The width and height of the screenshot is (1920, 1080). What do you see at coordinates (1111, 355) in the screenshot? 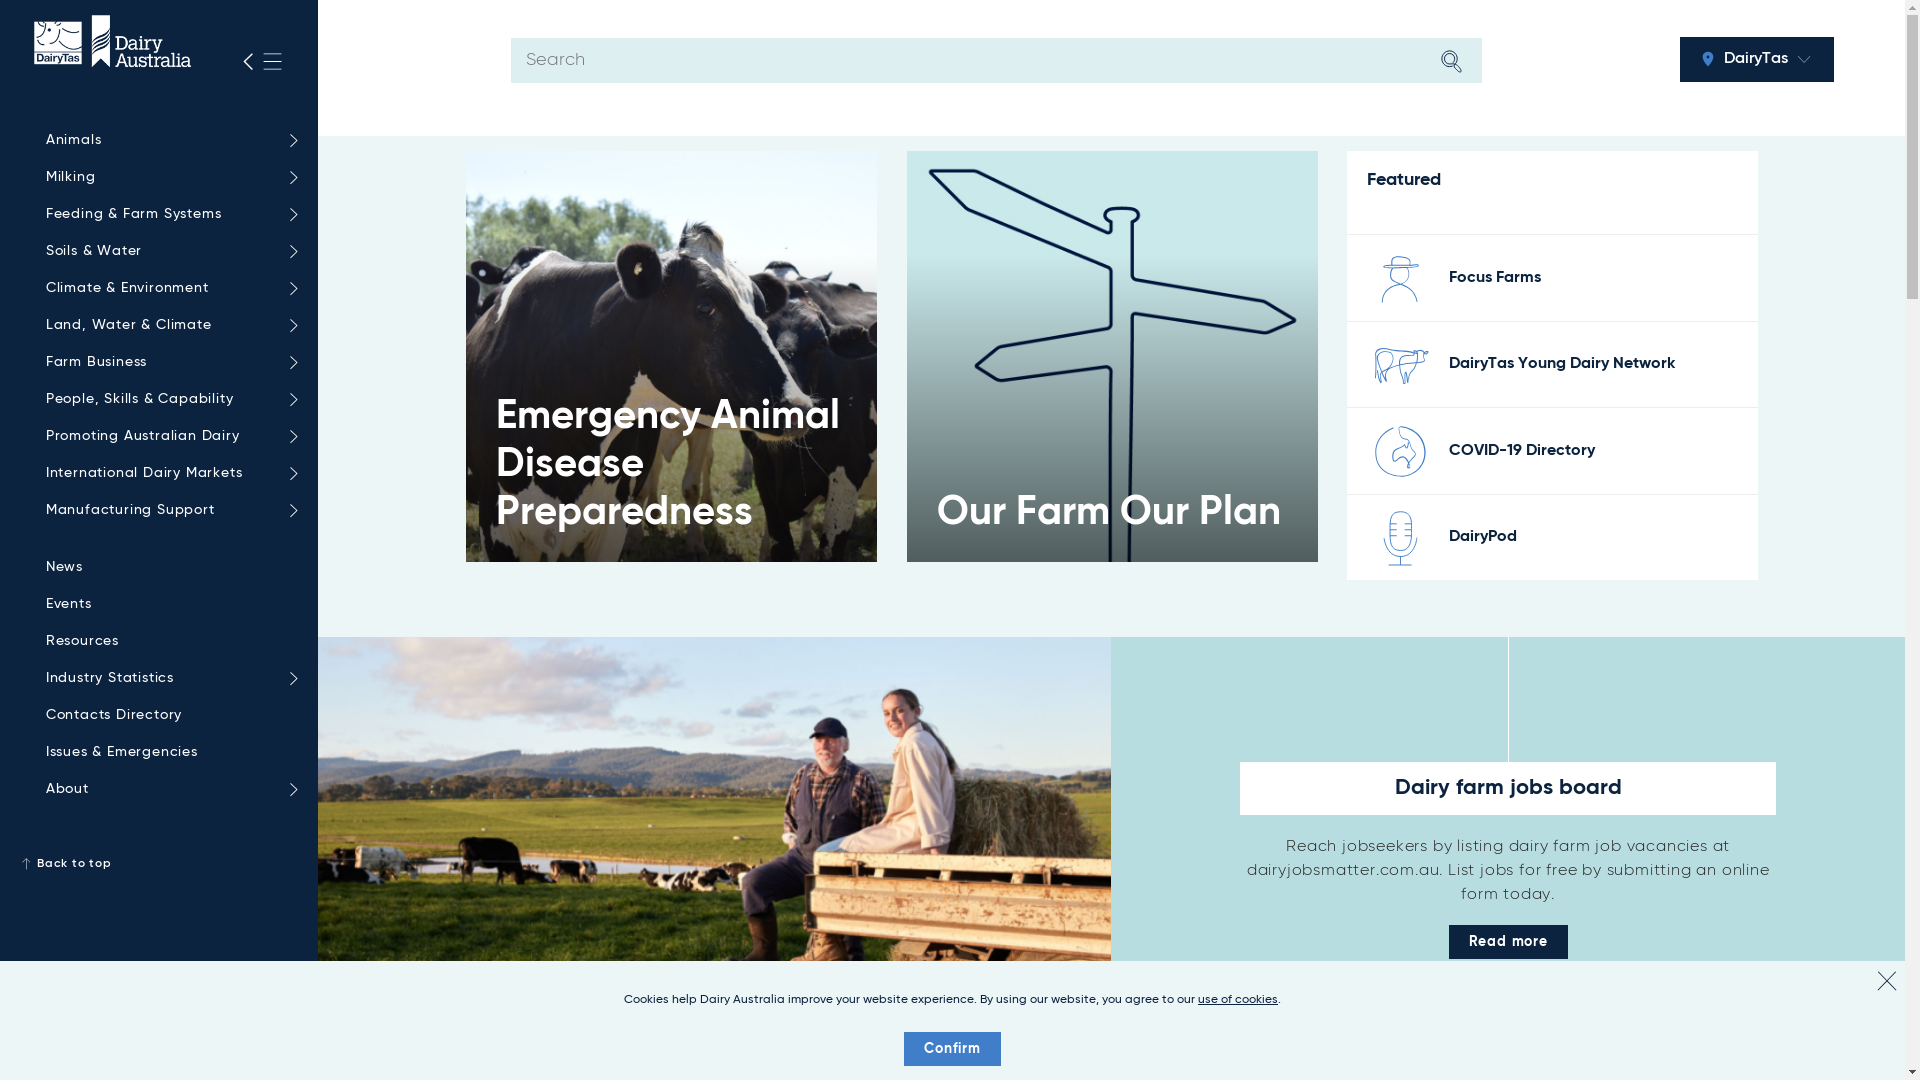
I see `'Our Farm Our Plan'` at bounding box center [1111, 355].